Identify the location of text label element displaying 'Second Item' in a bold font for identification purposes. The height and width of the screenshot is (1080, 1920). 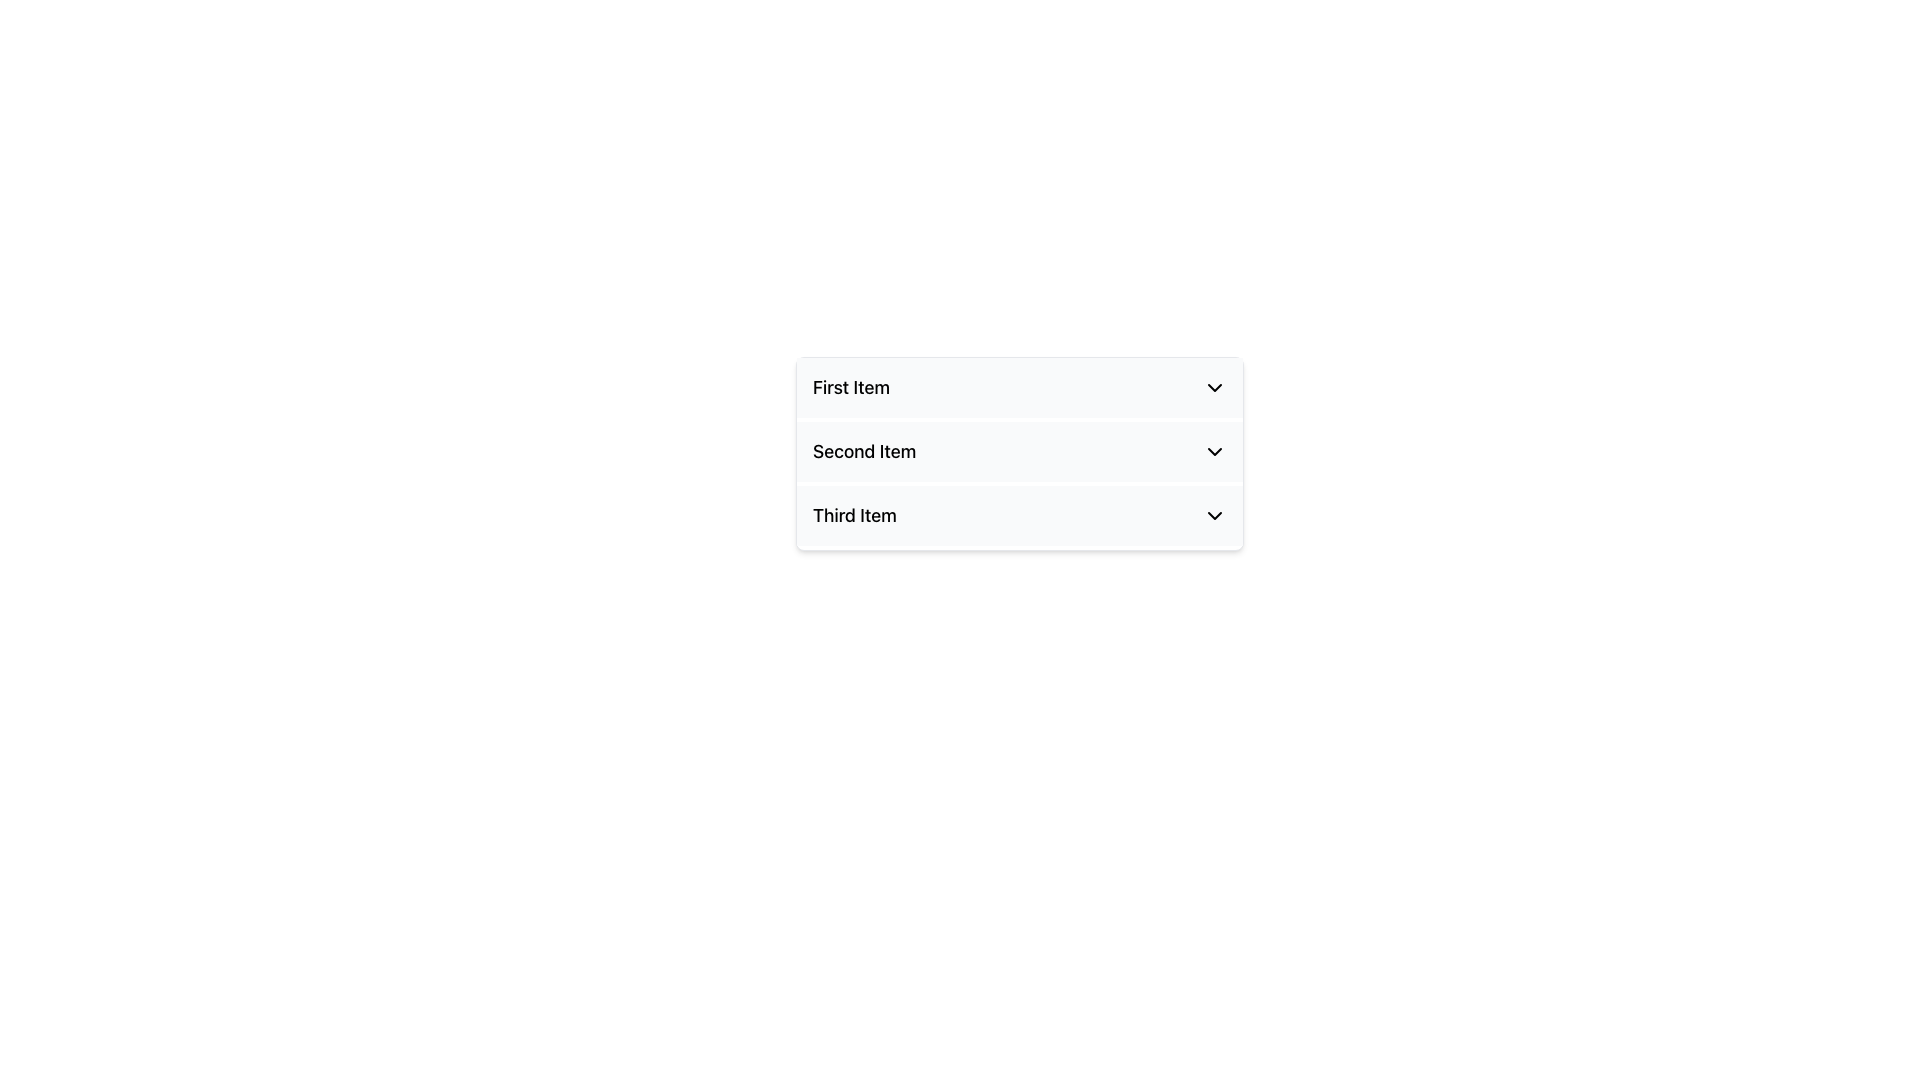
(864, 451).